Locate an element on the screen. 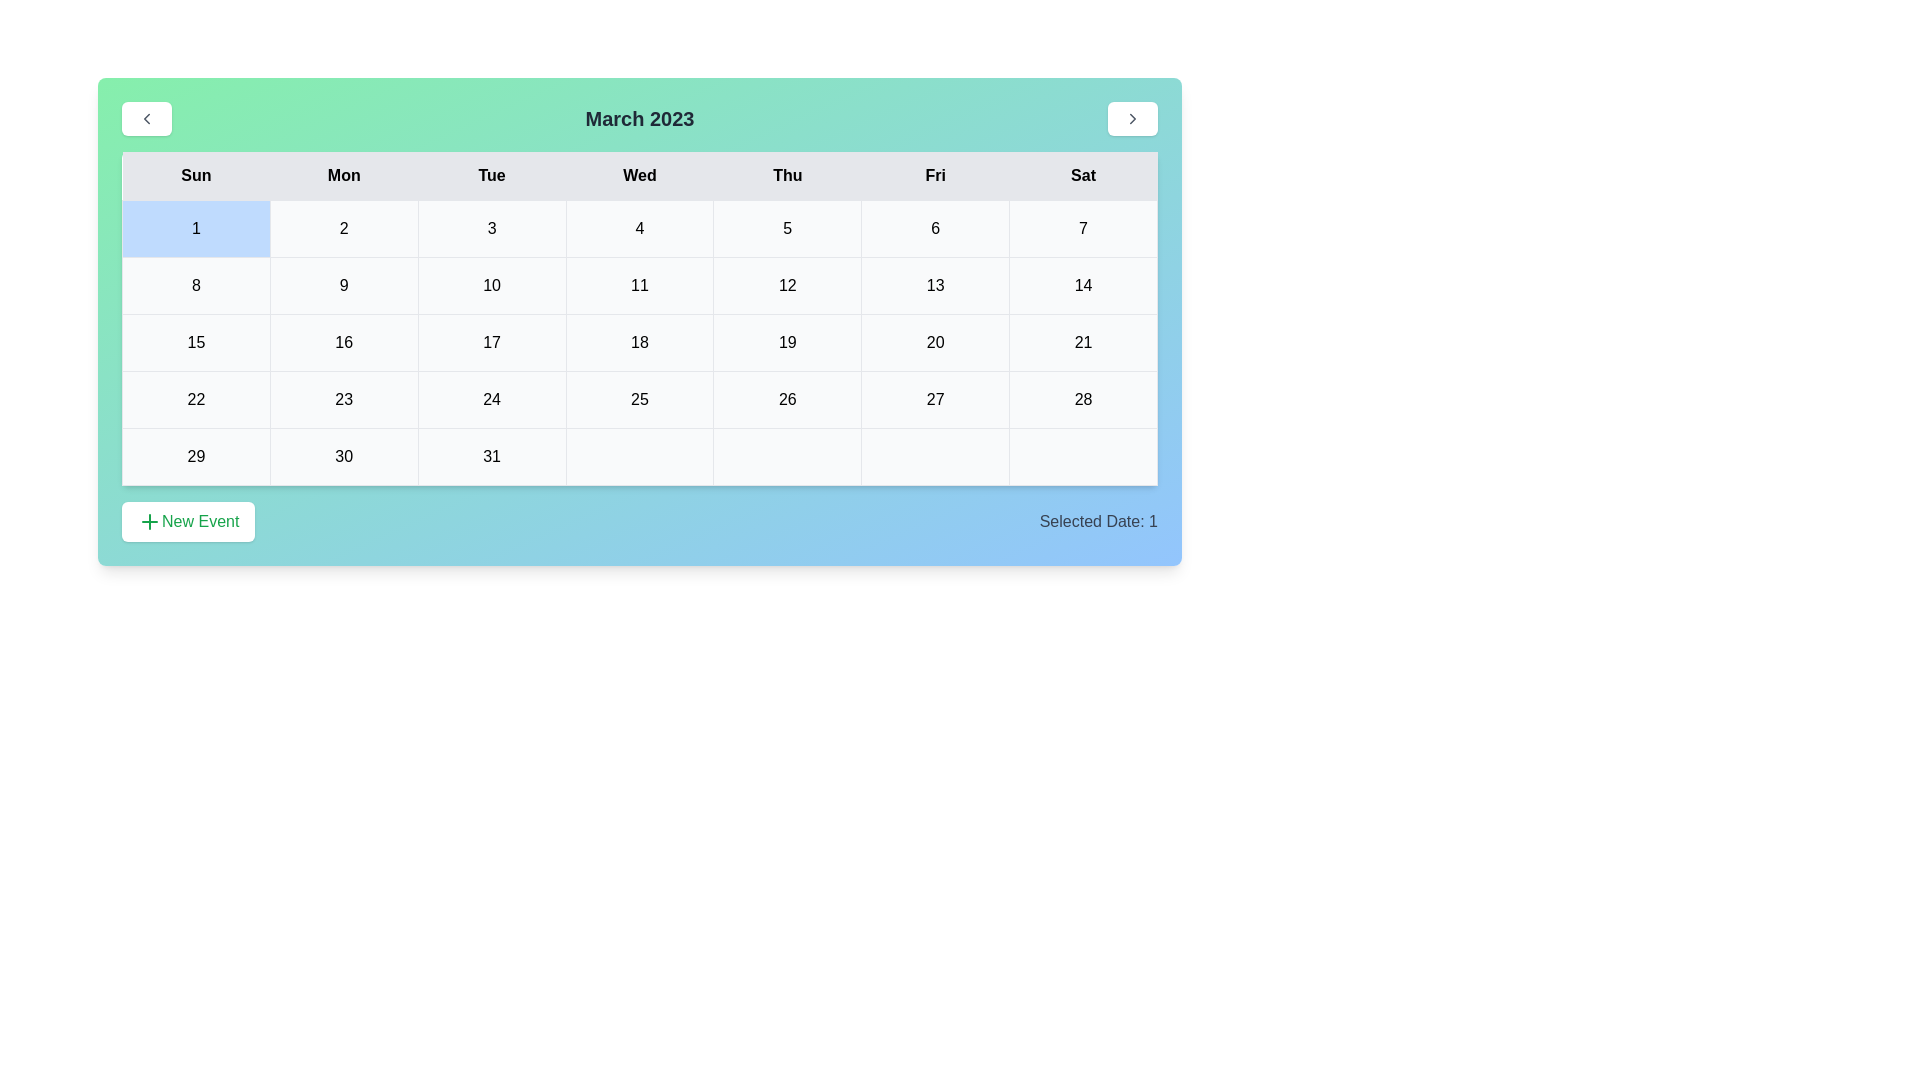  the cell representing the date 2 in the calendar is located at coordinates (344, 227).